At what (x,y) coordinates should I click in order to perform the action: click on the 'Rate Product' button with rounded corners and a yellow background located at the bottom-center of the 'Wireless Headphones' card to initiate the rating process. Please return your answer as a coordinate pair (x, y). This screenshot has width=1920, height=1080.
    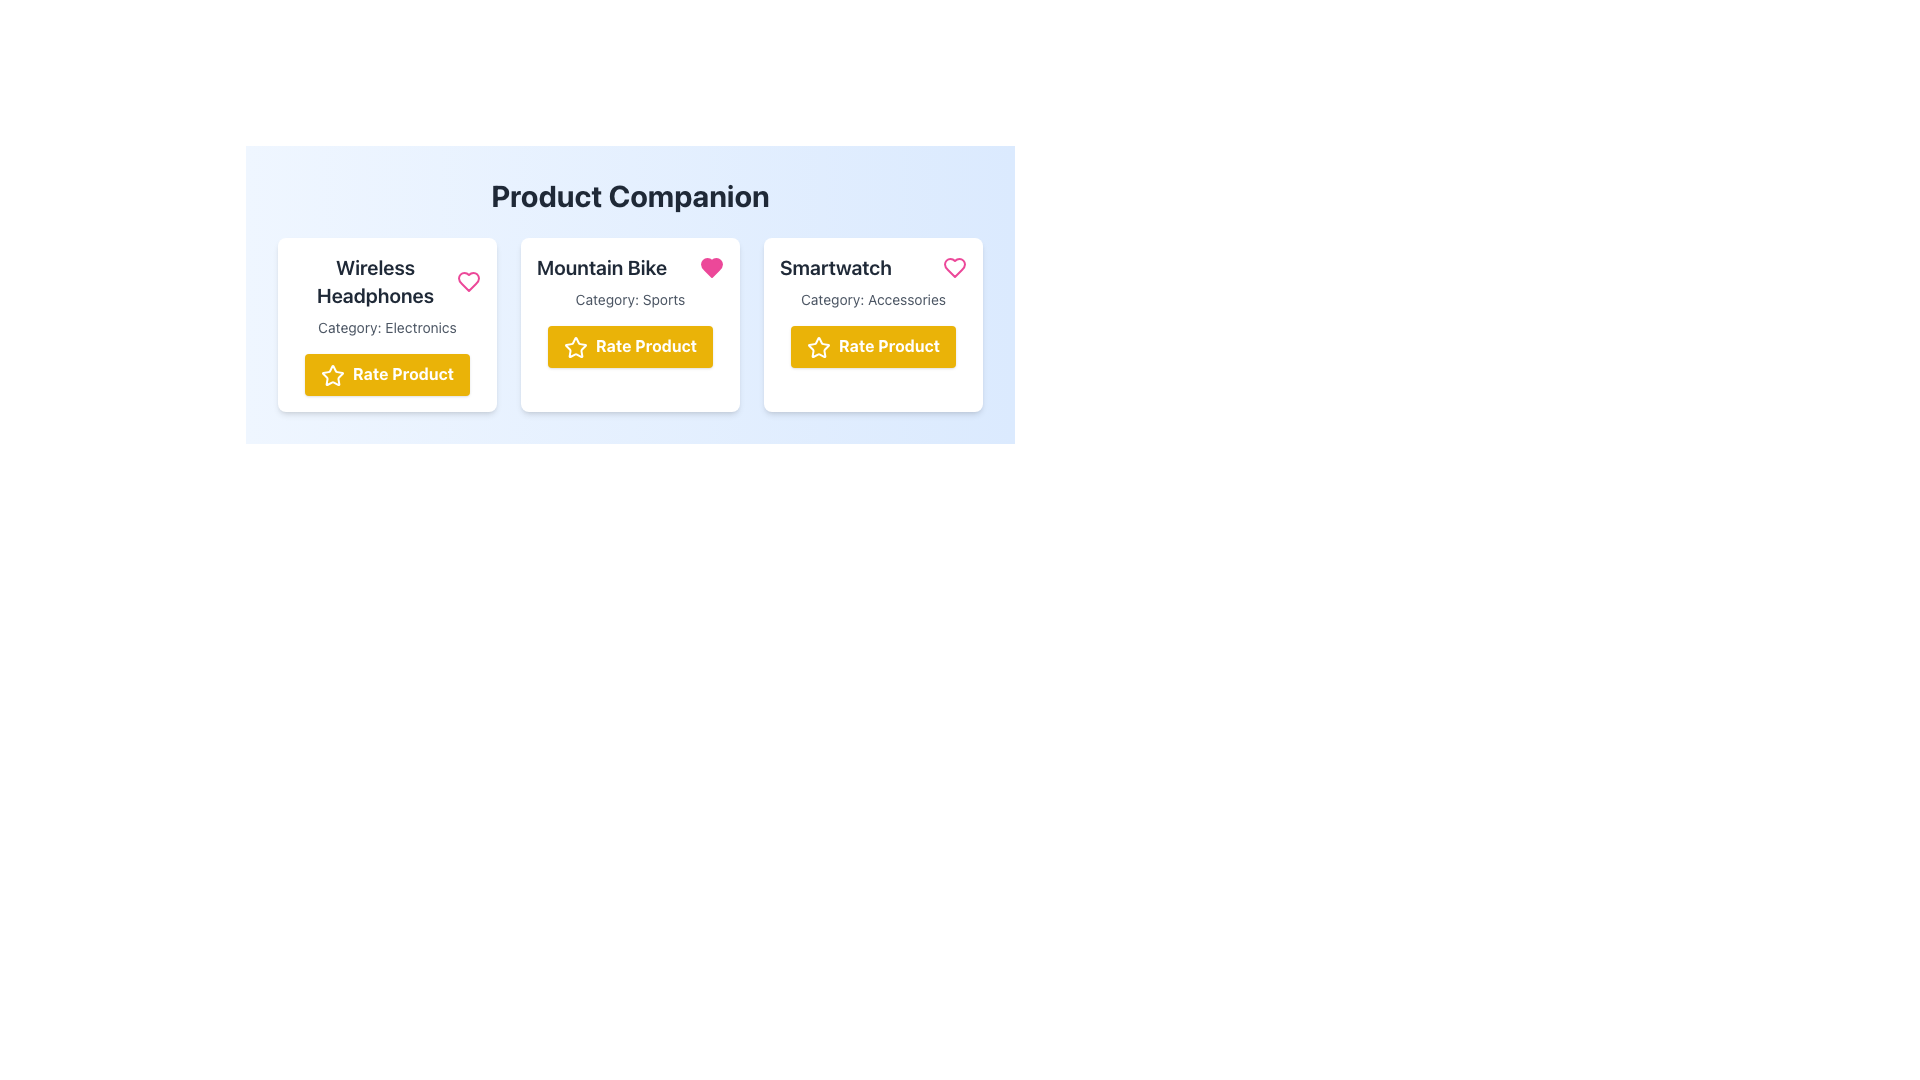
    Looking at the image, I should click on (387, 374).